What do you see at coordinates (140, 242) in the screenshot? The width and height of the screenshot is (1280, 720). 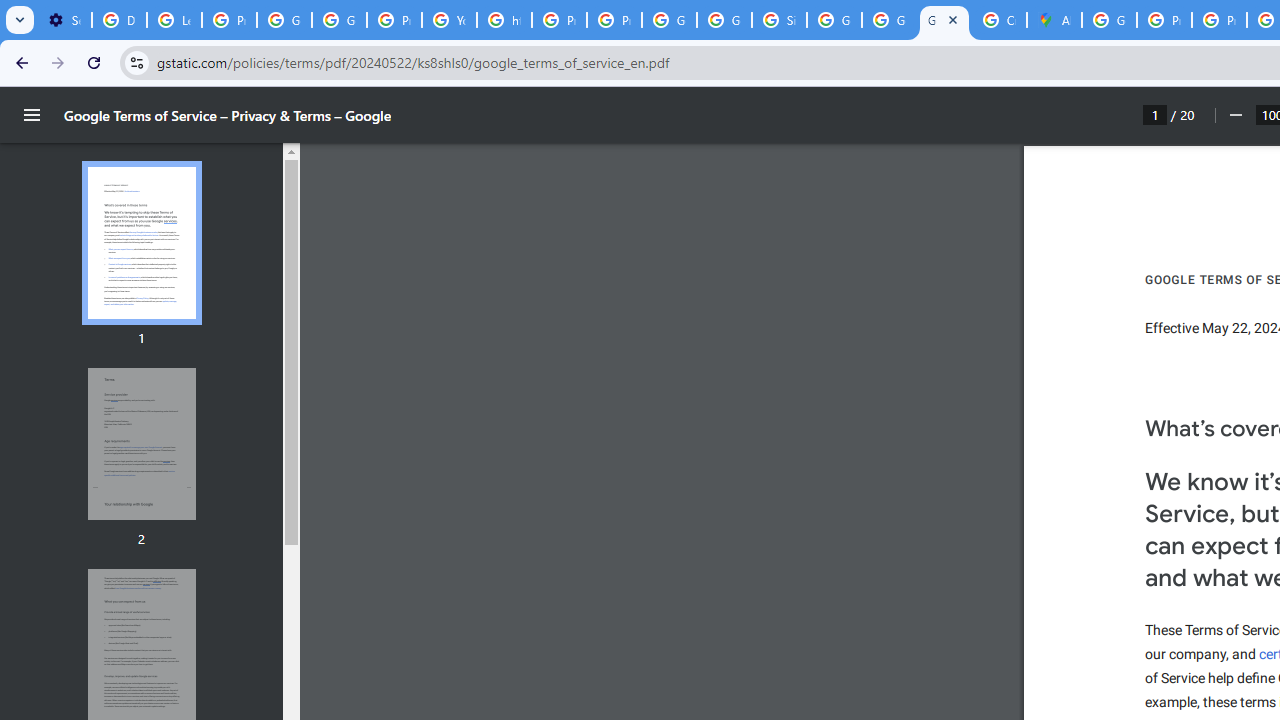 I see `'Thumbnail for page 1'` at bounding box center [140, 242].